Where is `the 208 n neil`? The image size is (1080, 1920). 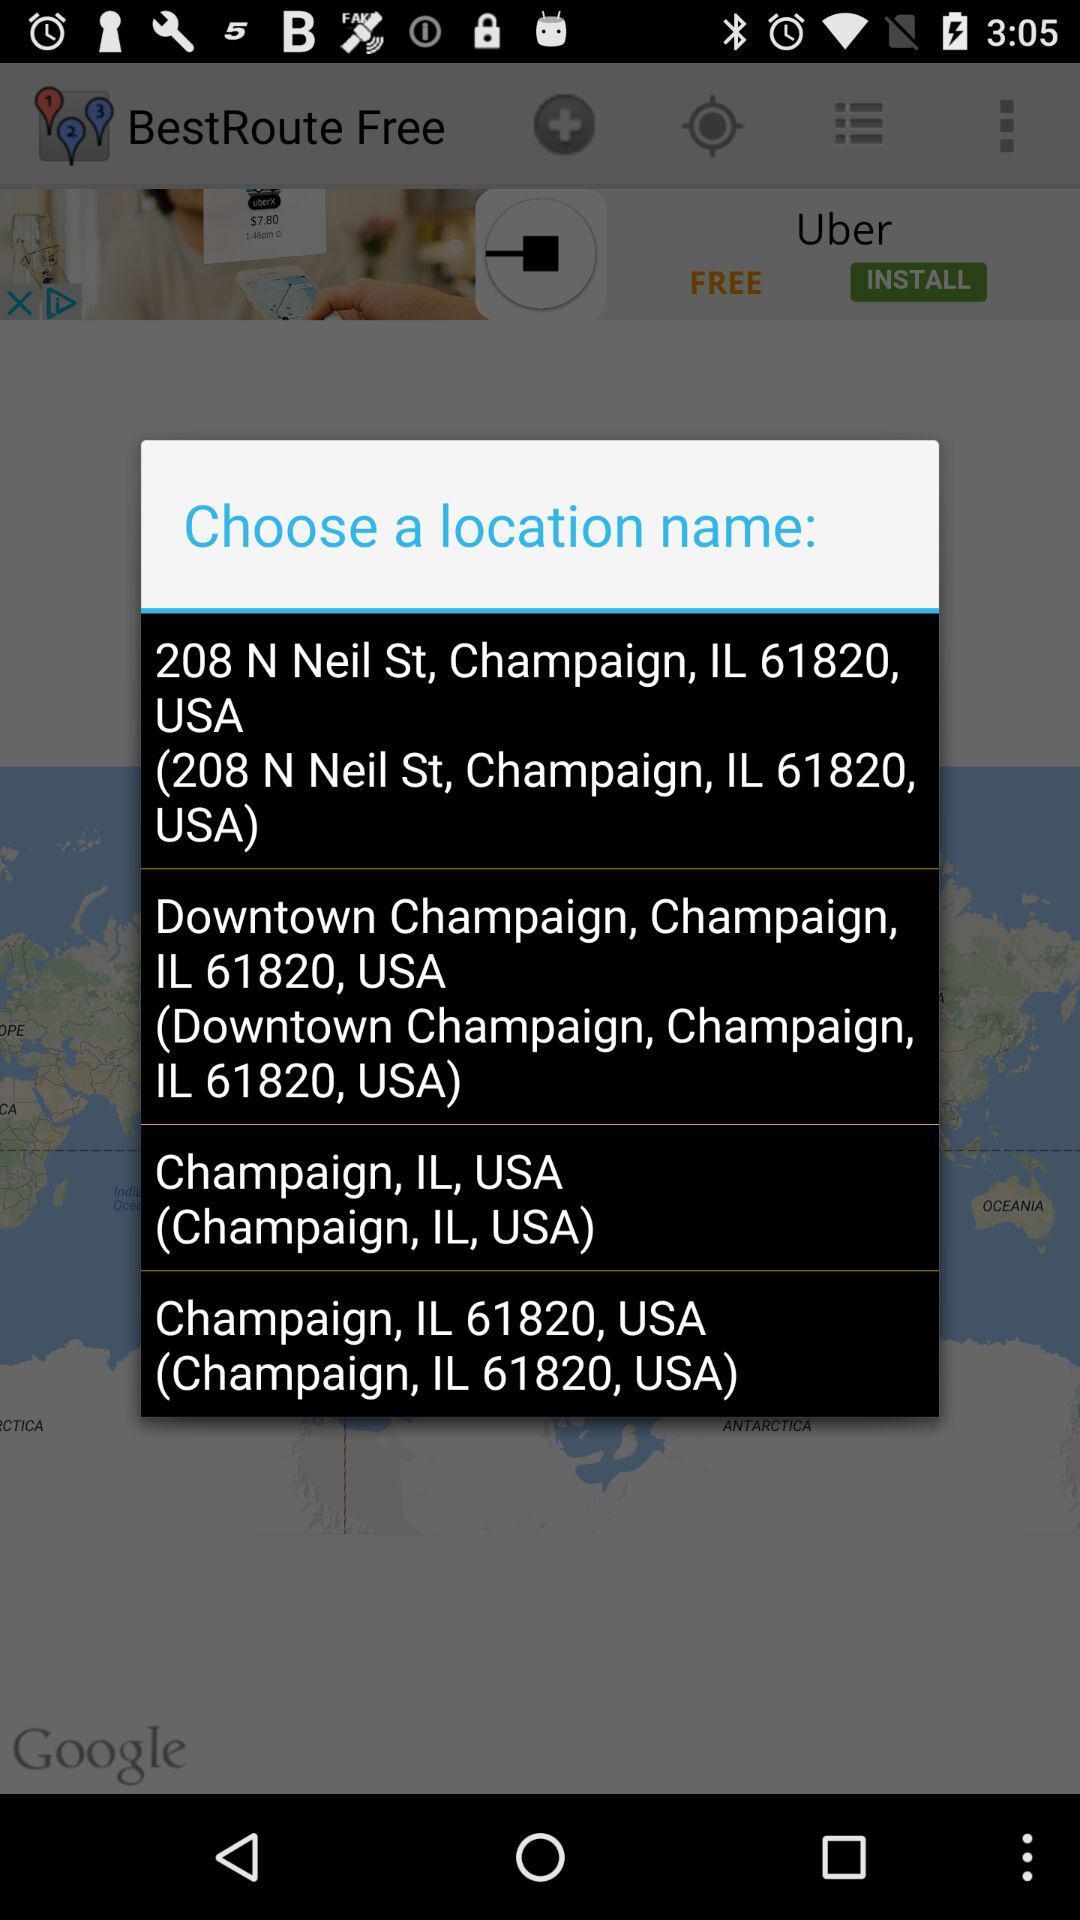 the 208 n neil is located at coordinates (540, 739).